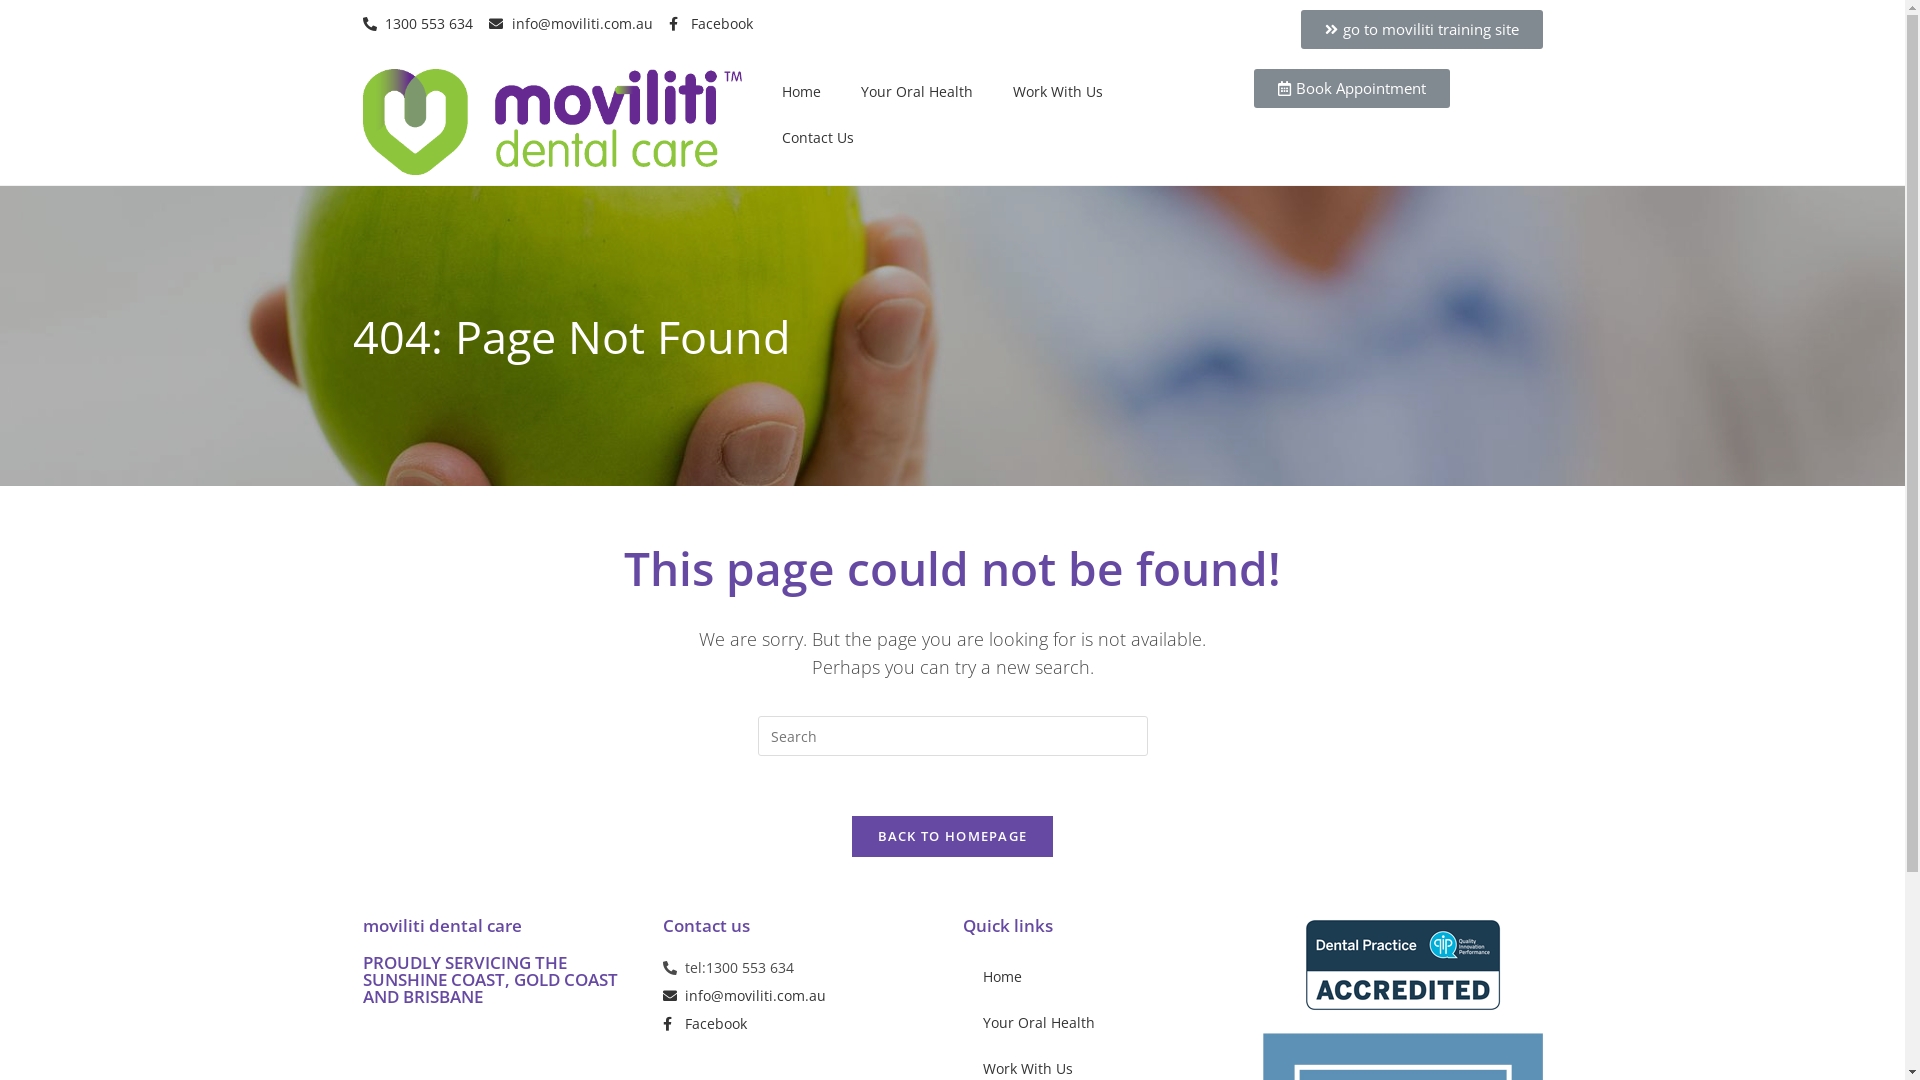 Image resolution: width=1920 pixels, height=1080 pixels. What do you see at coordinates (952, 836) in the screenshot?
I see `'BACK TO HOMEPAGE'` at bounding box center [952, 836].